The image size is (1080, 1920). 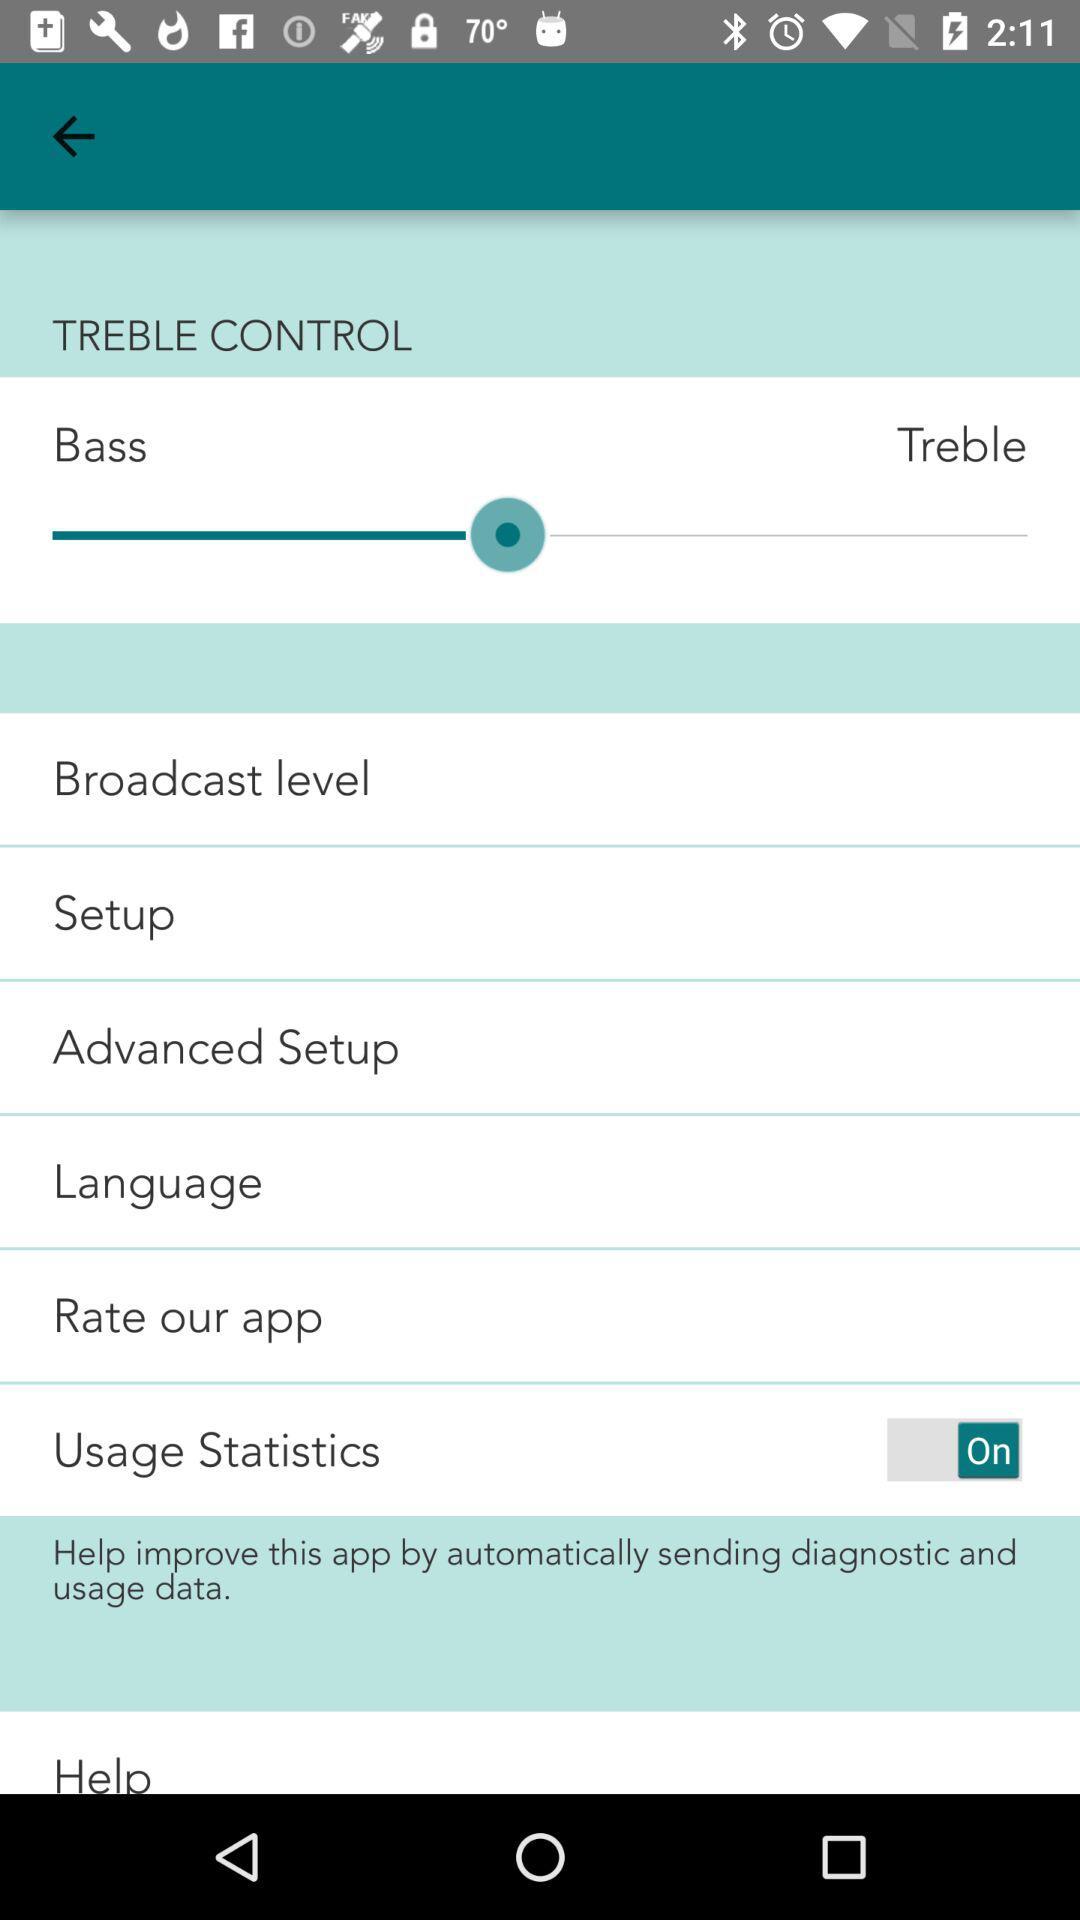 What do you see at coordinates (216, 1450) in the screenshot?
I see `usage statistics` at bounding box center [216, 1450].